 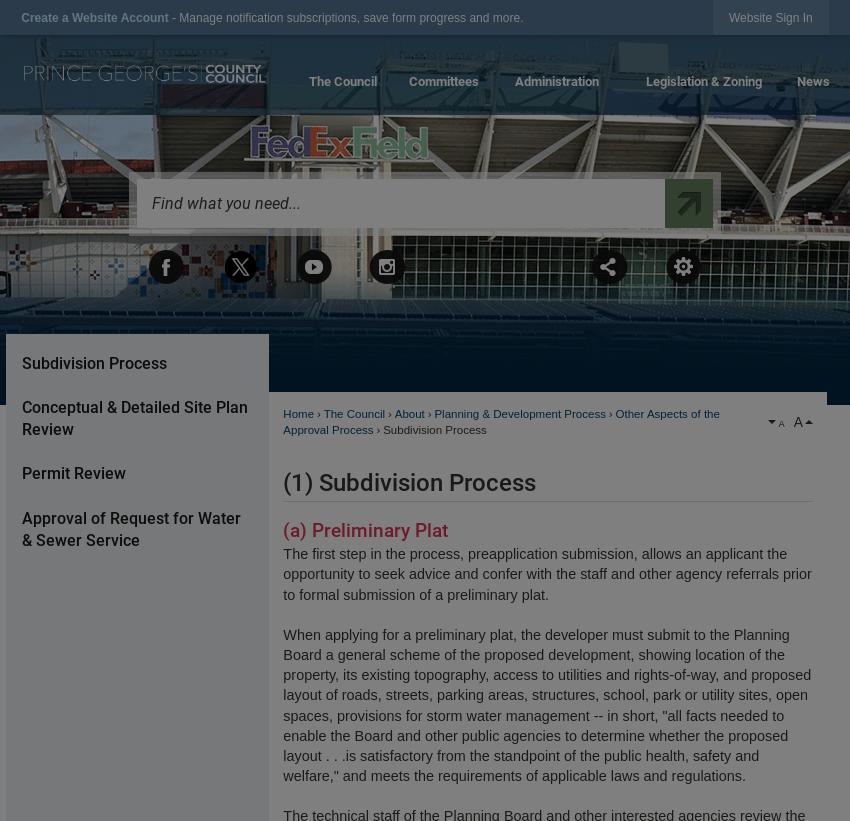 I want to click on 'Other Aspects of the Approval Process', so click(x=500, y=421).